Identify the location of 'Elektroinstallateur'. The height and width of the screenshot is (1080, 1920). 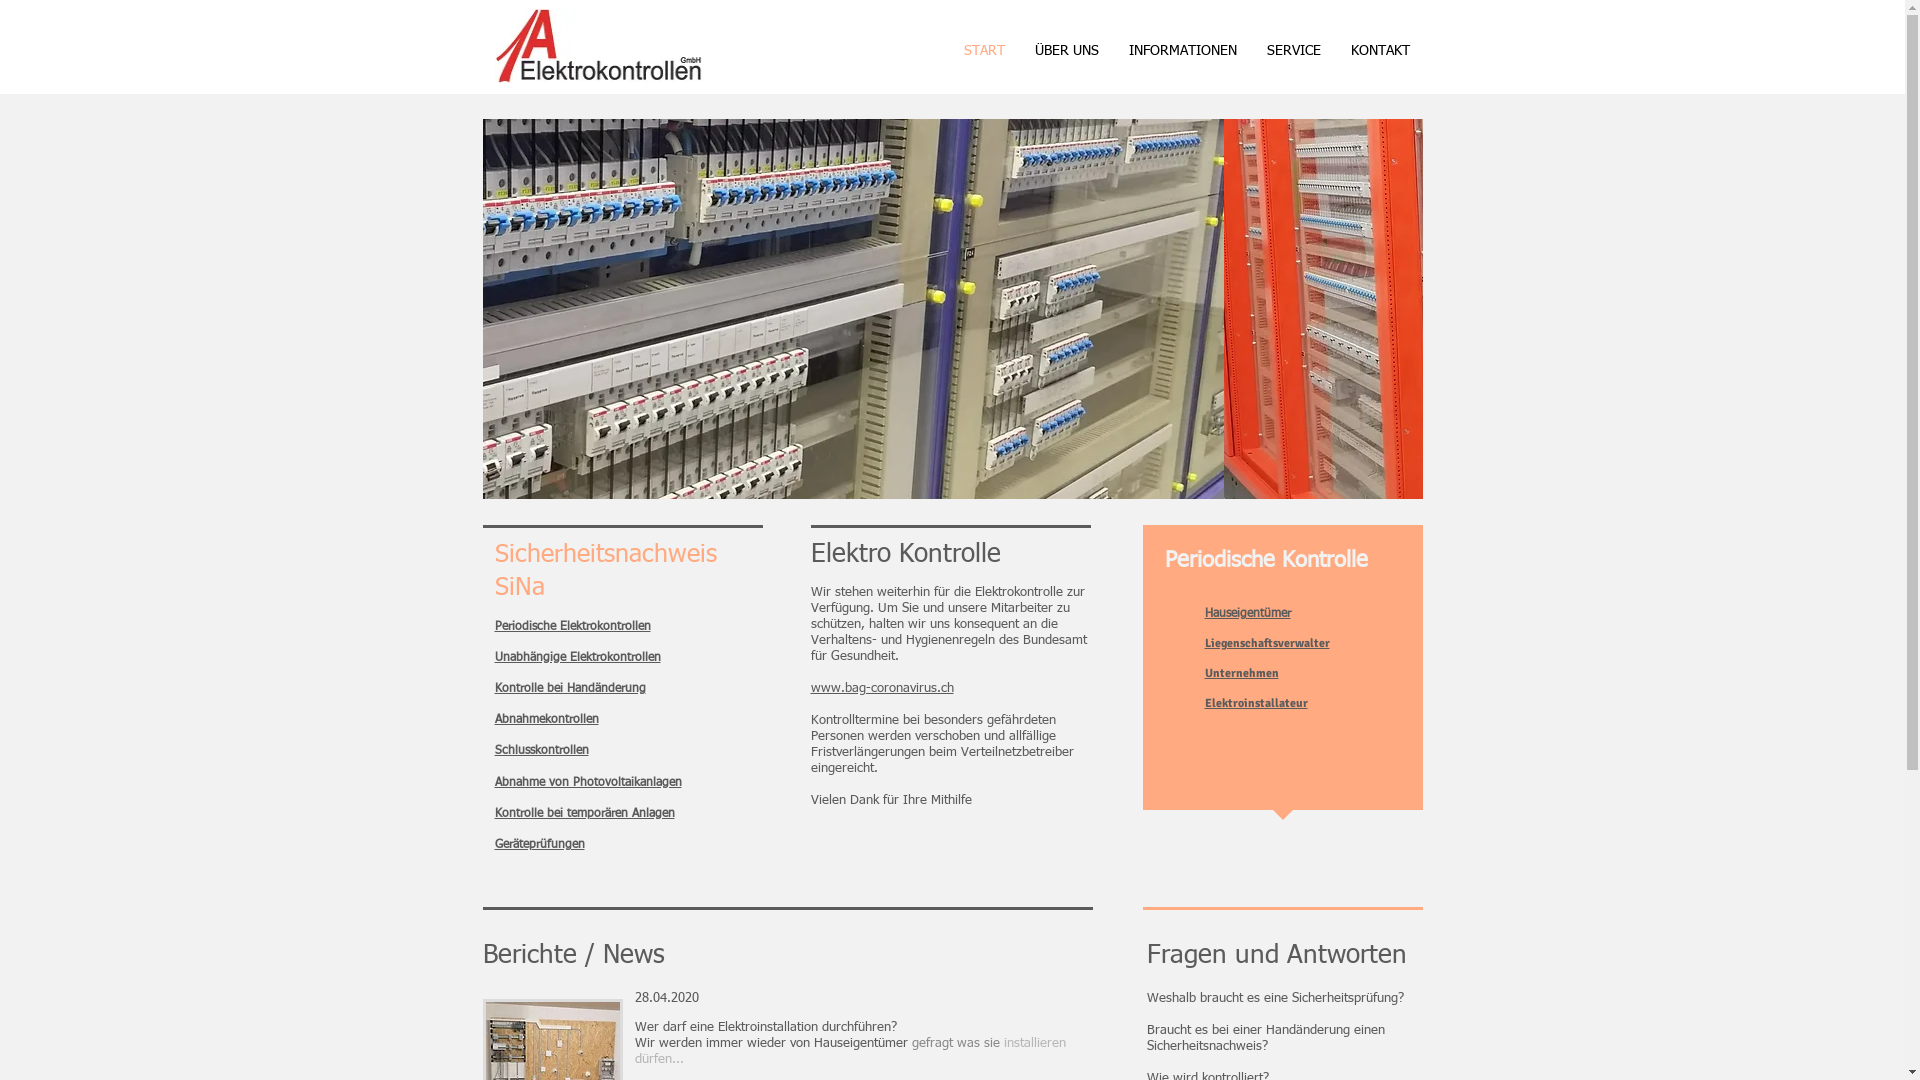
(1254, 702).